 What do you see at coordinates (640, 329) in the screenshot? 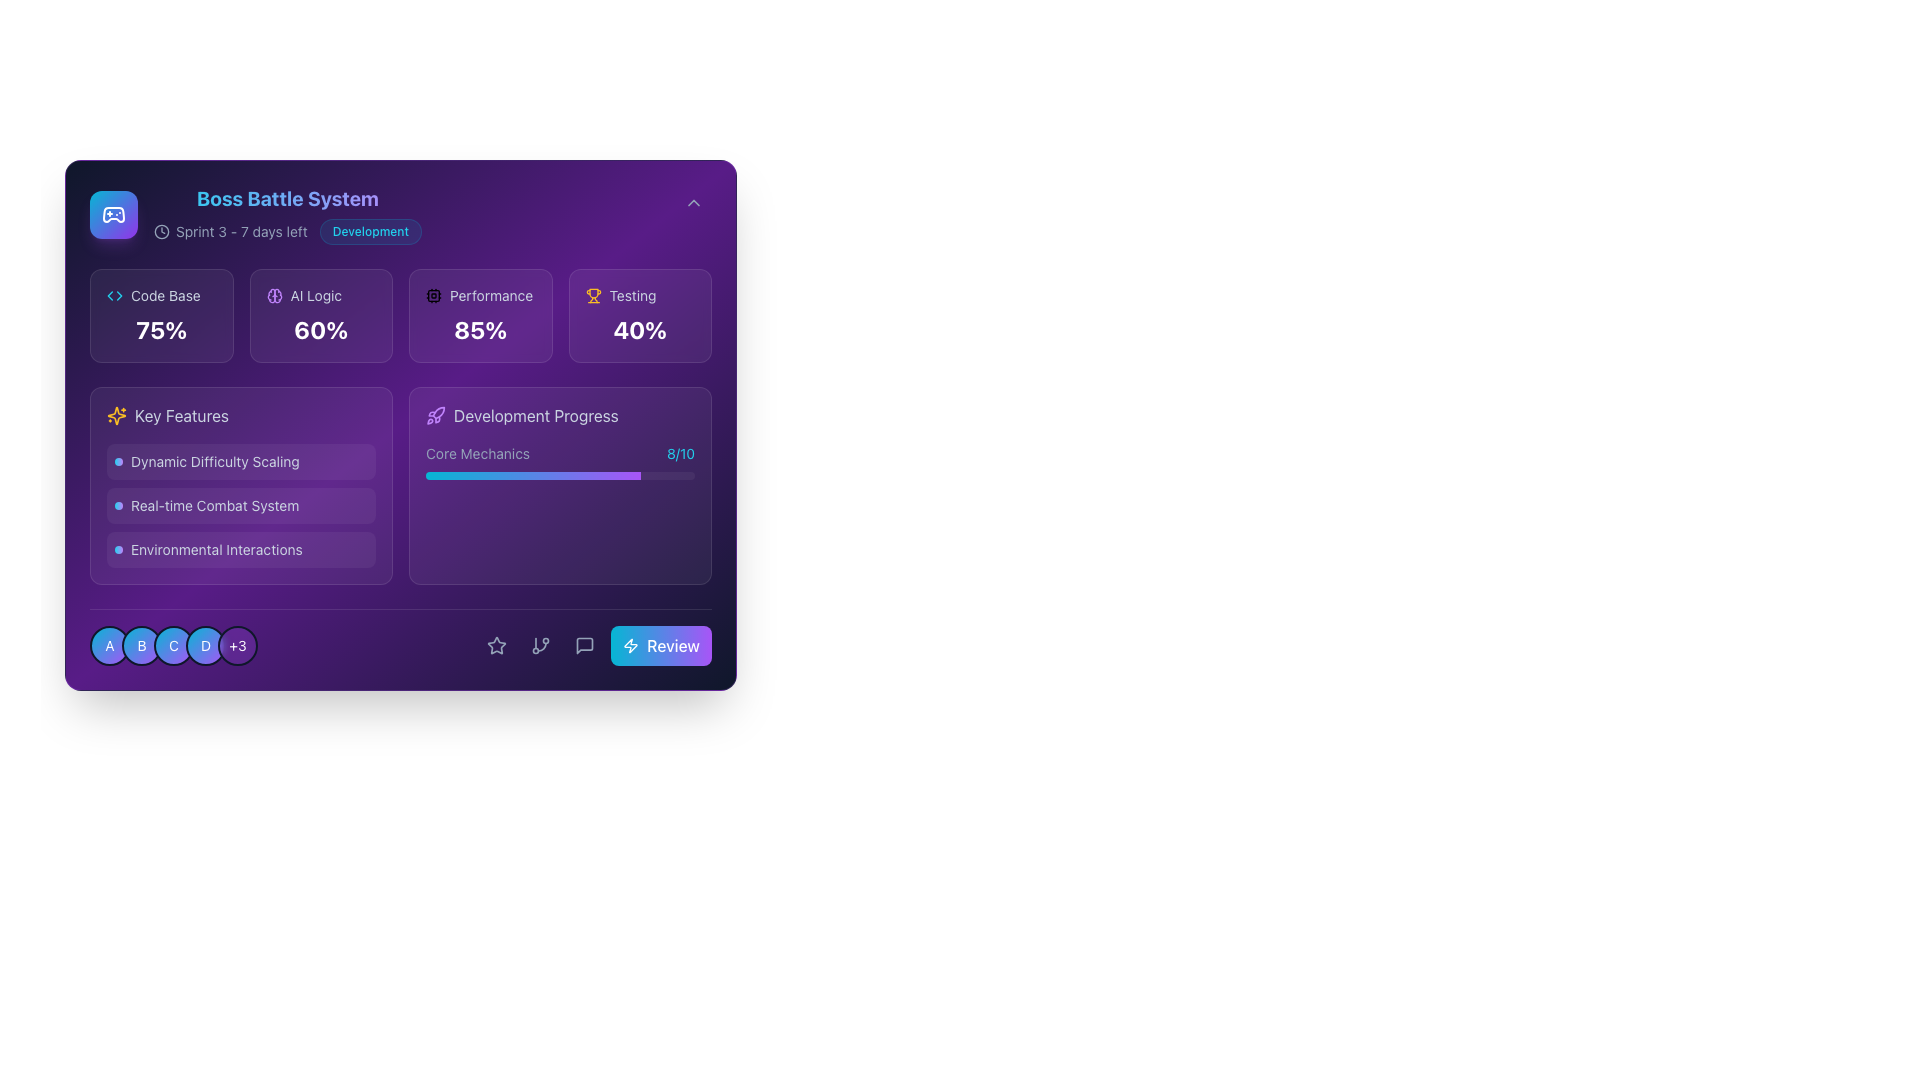
I see `the bold text element displaying '40%' with a gradient color effect, located within the 'Testing' box in the rightmost column` at bounding box center [640, 329].